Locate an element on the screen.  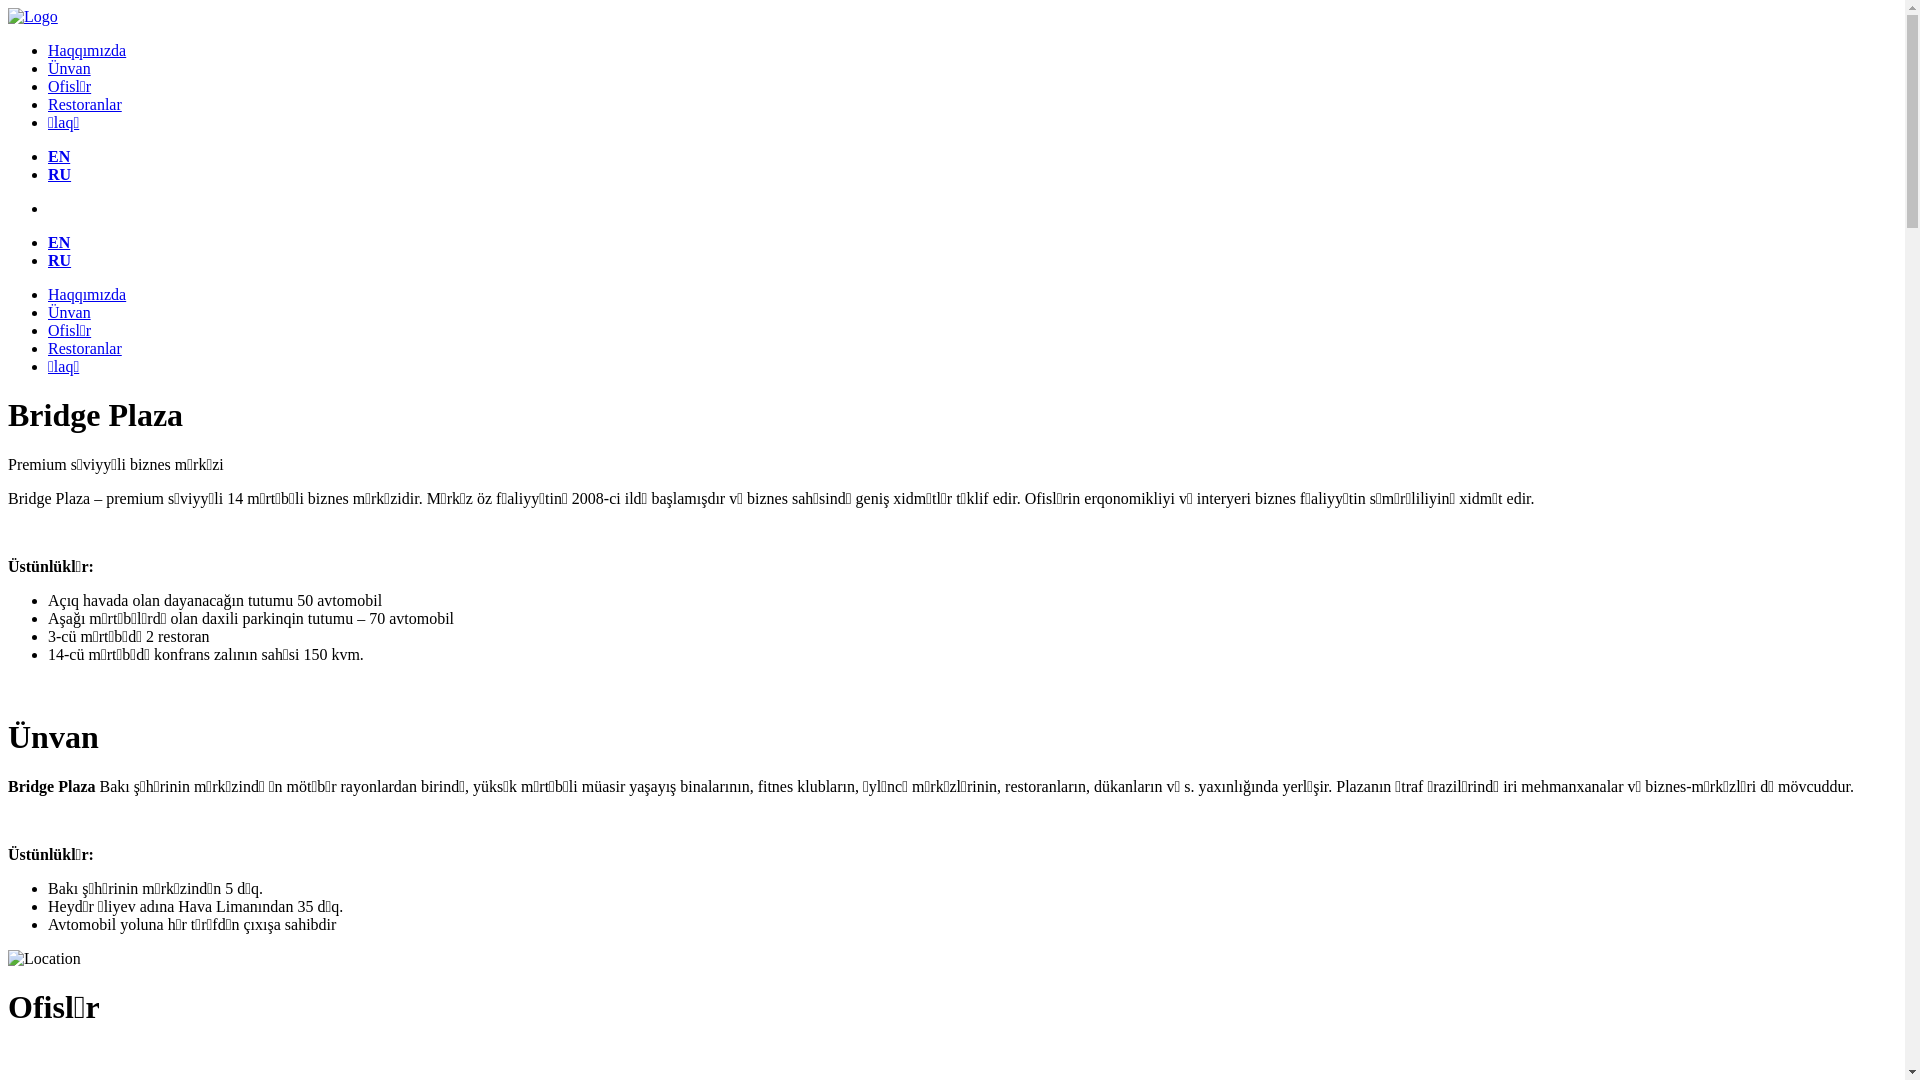
'Restoranlar' is located at coordinates (84, 104).